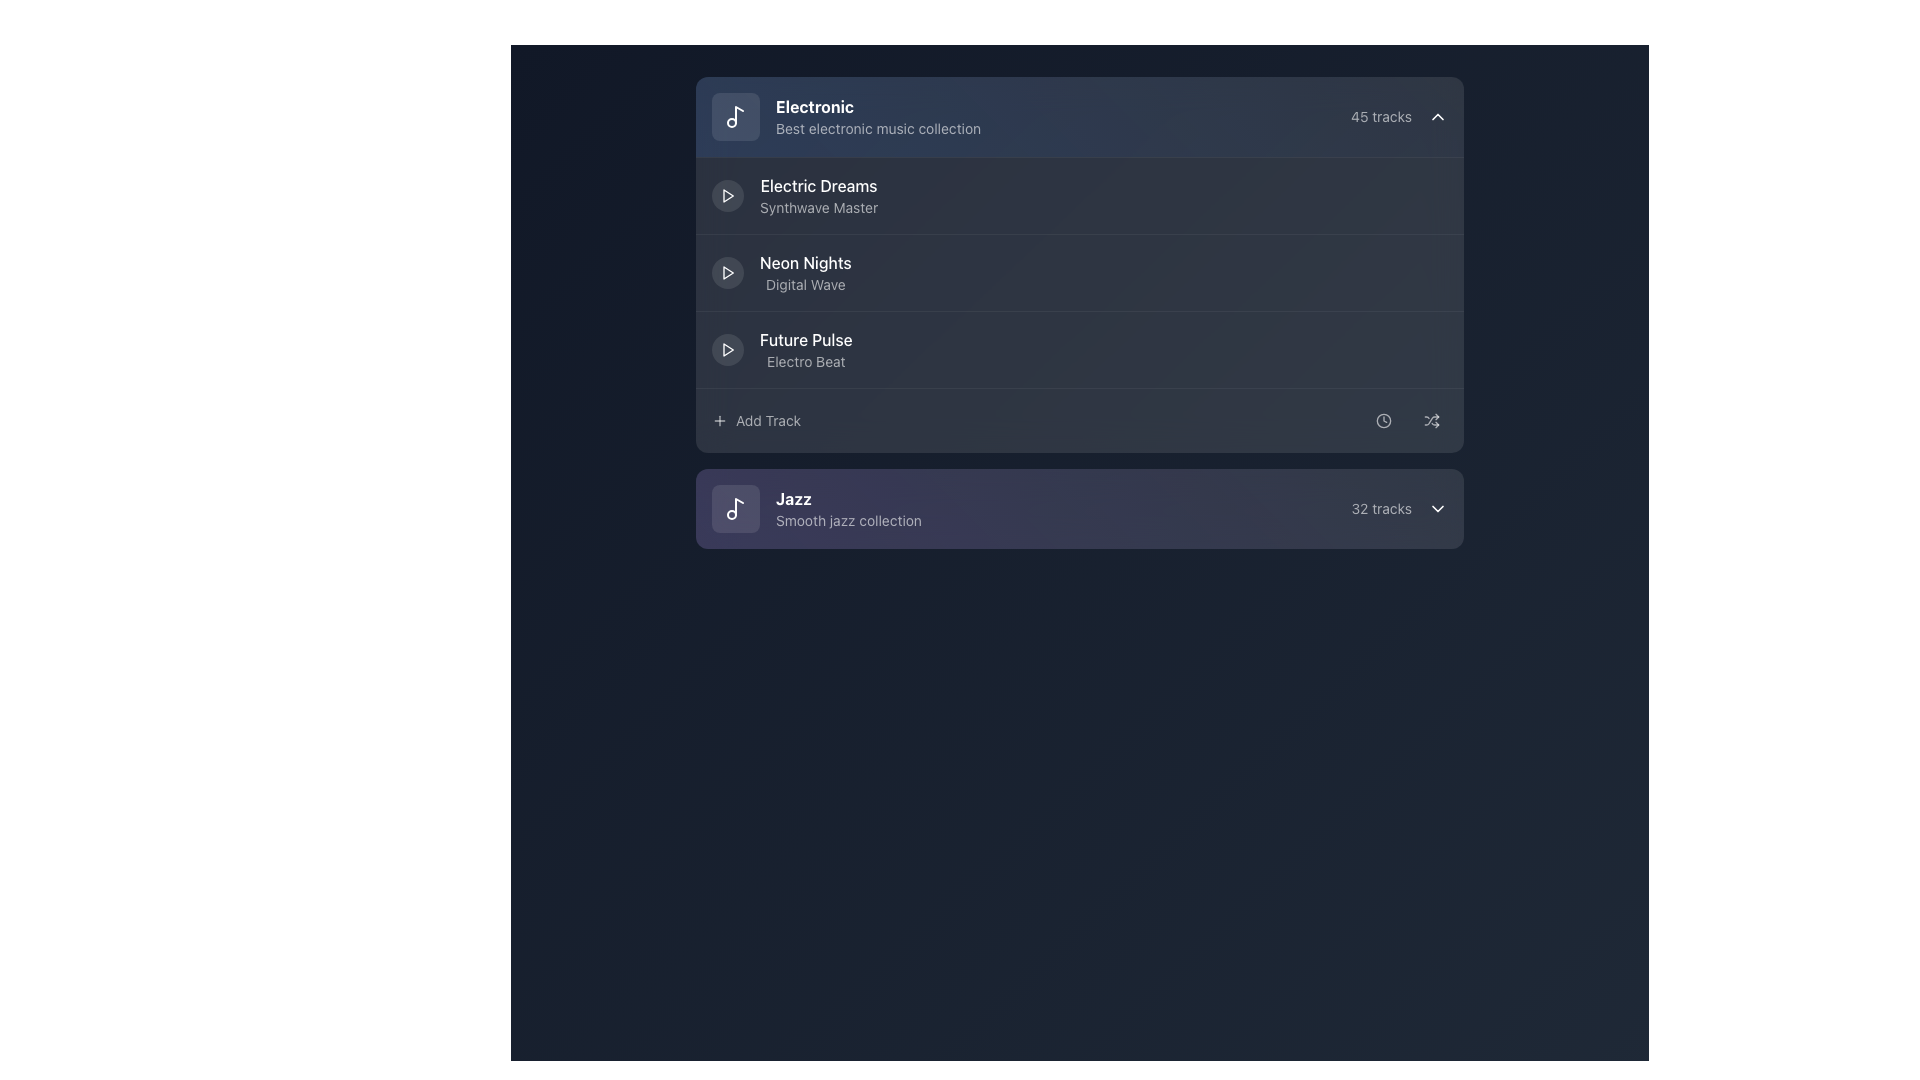 The width and height of the screenshot is (1920, 1080). What do you see at coordinates (819, 196) in the screenshot?
I see `the label displaying 'Electric Dreams' by 'Synthwave Master'` at bounding box center [819, 196].